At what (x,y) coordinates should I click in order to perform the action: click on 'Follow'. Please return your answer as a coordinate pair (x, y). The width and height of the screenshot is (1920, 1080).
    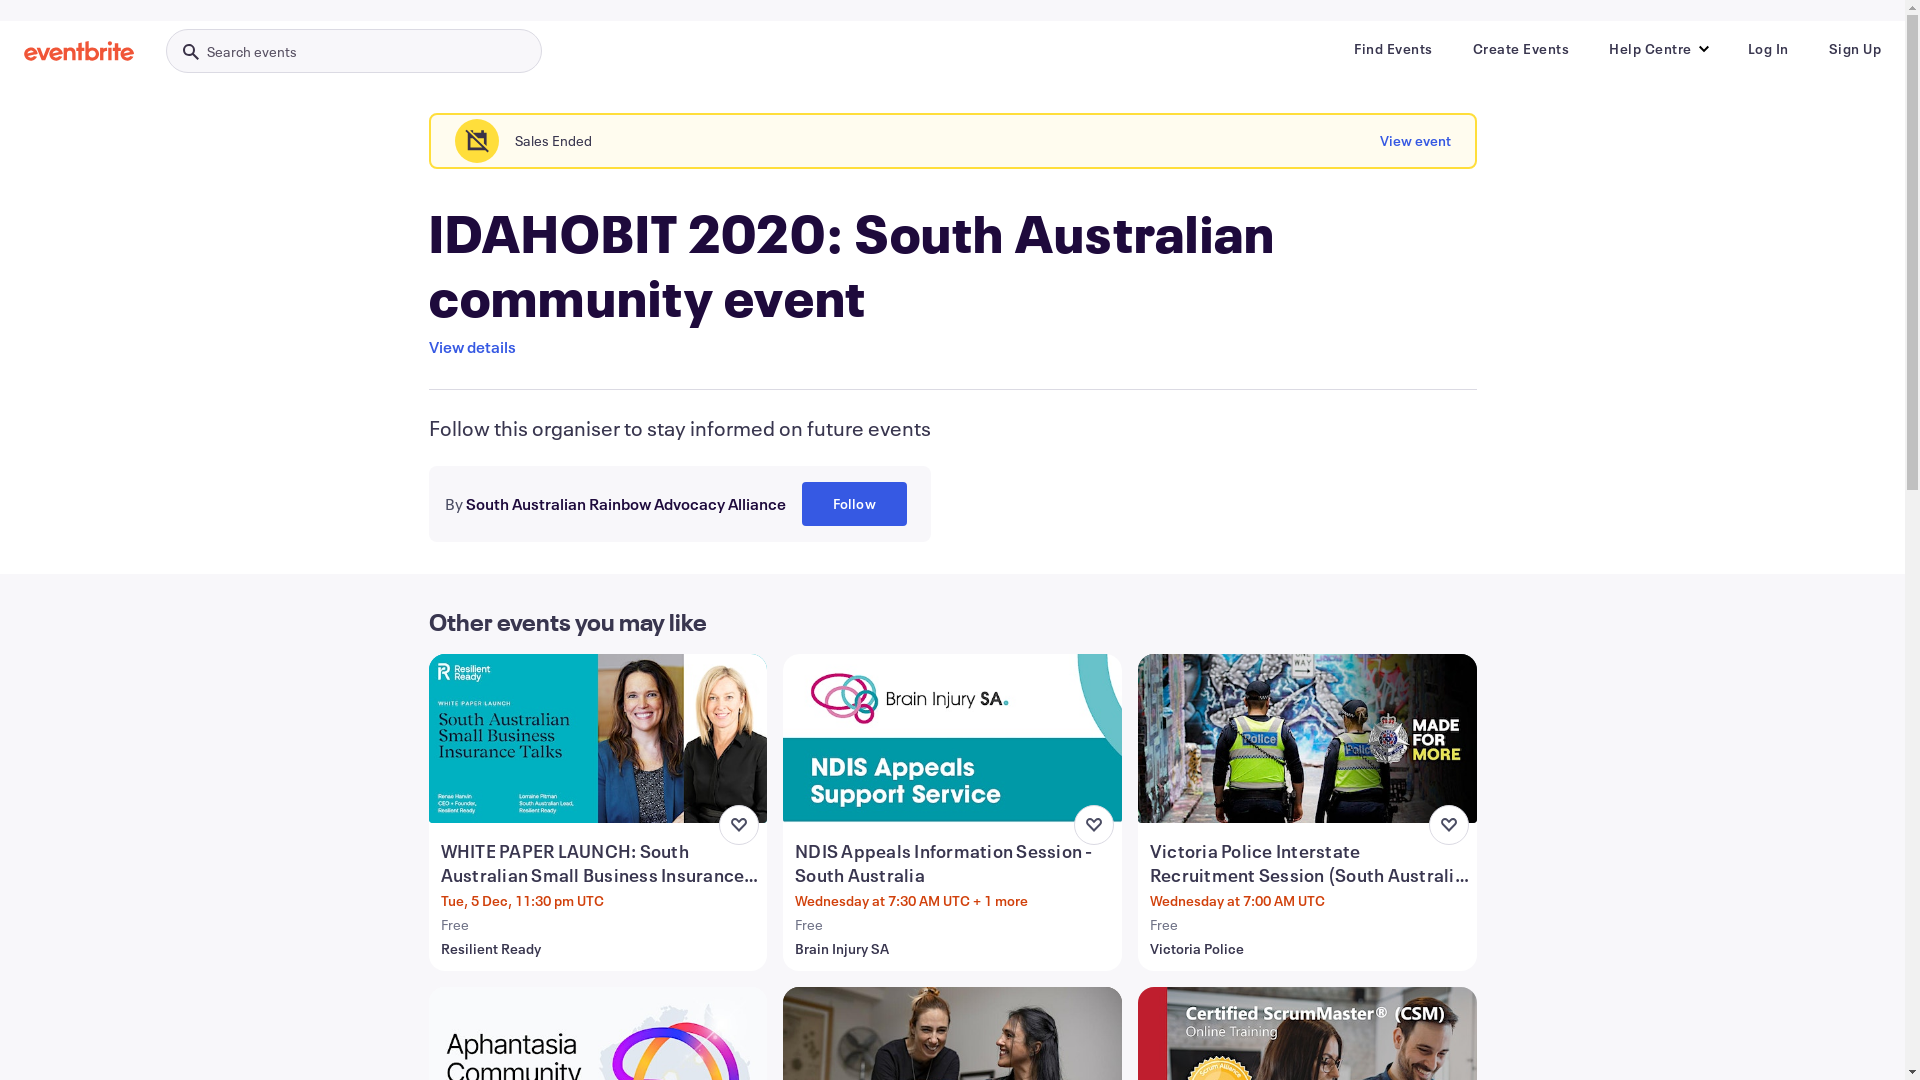
    Looking at the image, I should click on (854, 503).